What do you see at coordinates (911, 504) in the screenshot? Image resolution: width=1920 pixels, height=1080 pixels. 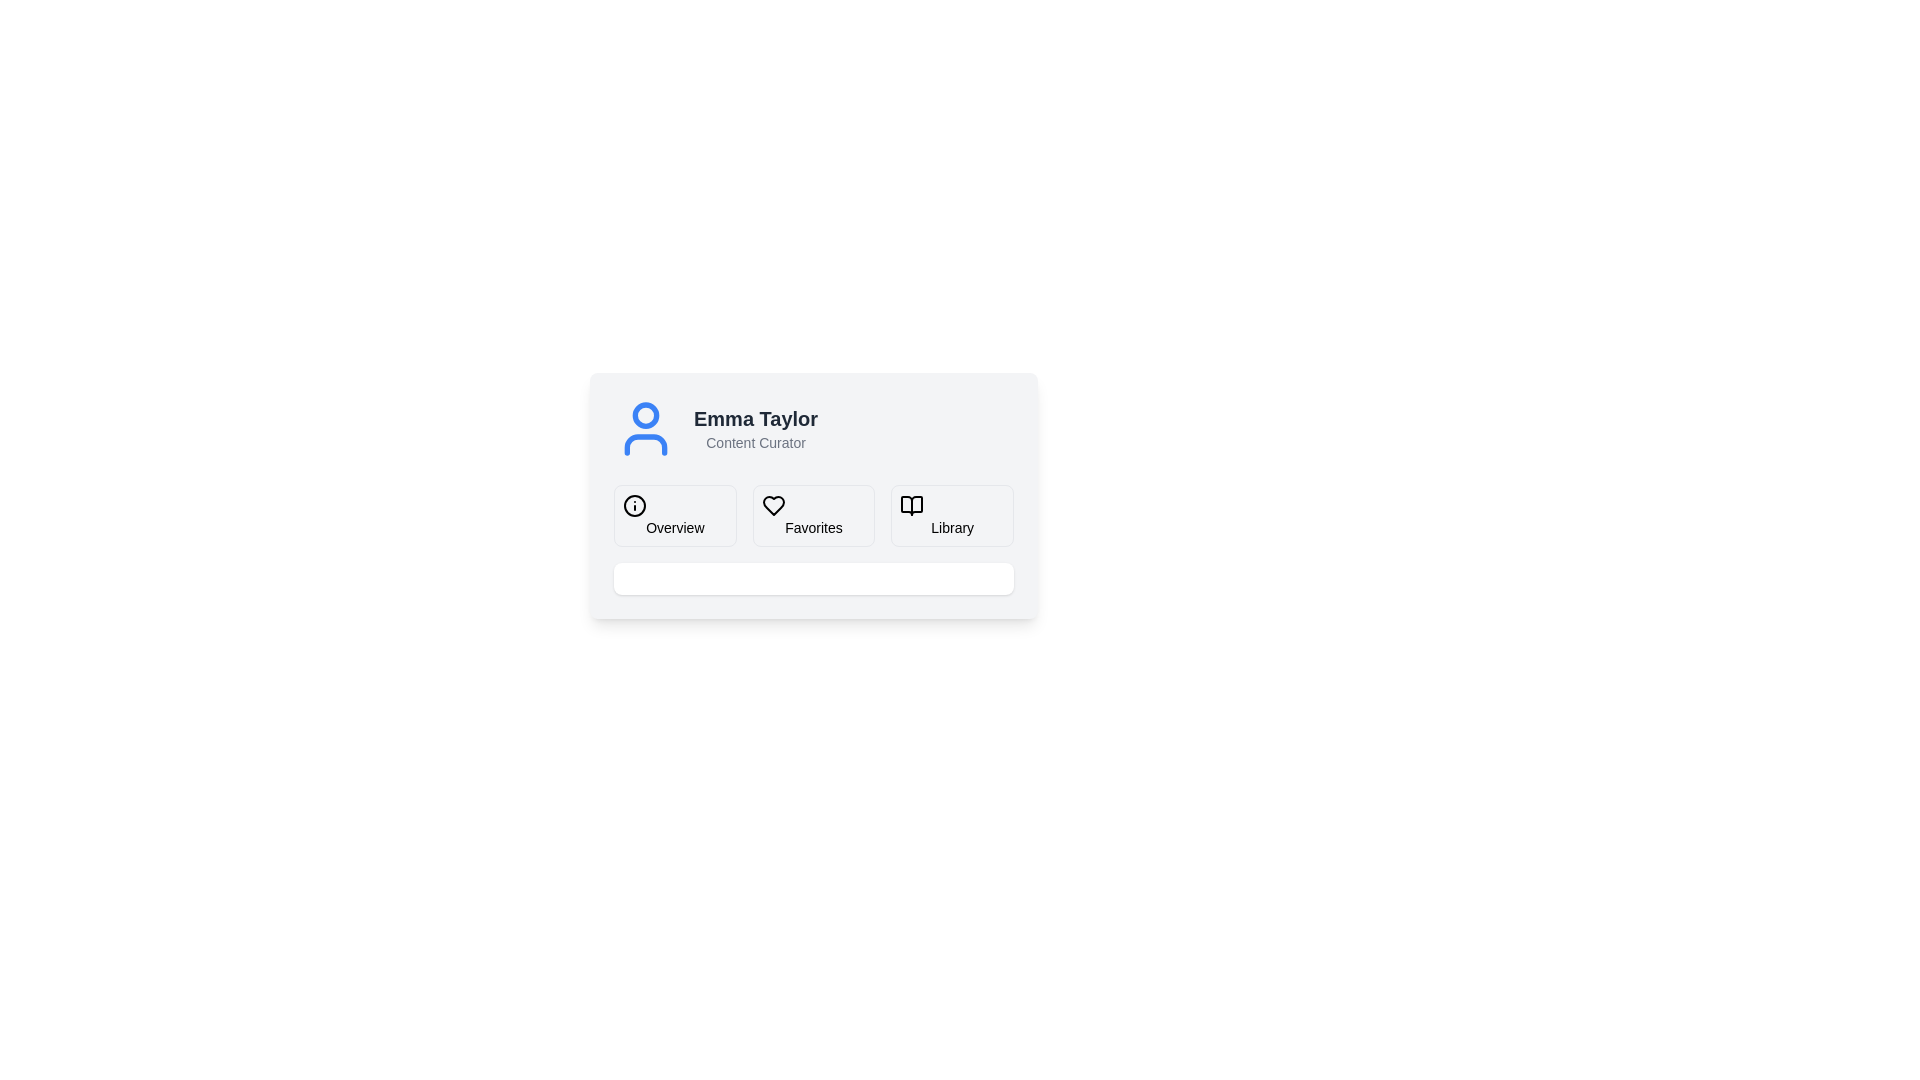 I see `the 'Library' button which contains a small SVG icon of an open book` at bounding box center [911, 504].